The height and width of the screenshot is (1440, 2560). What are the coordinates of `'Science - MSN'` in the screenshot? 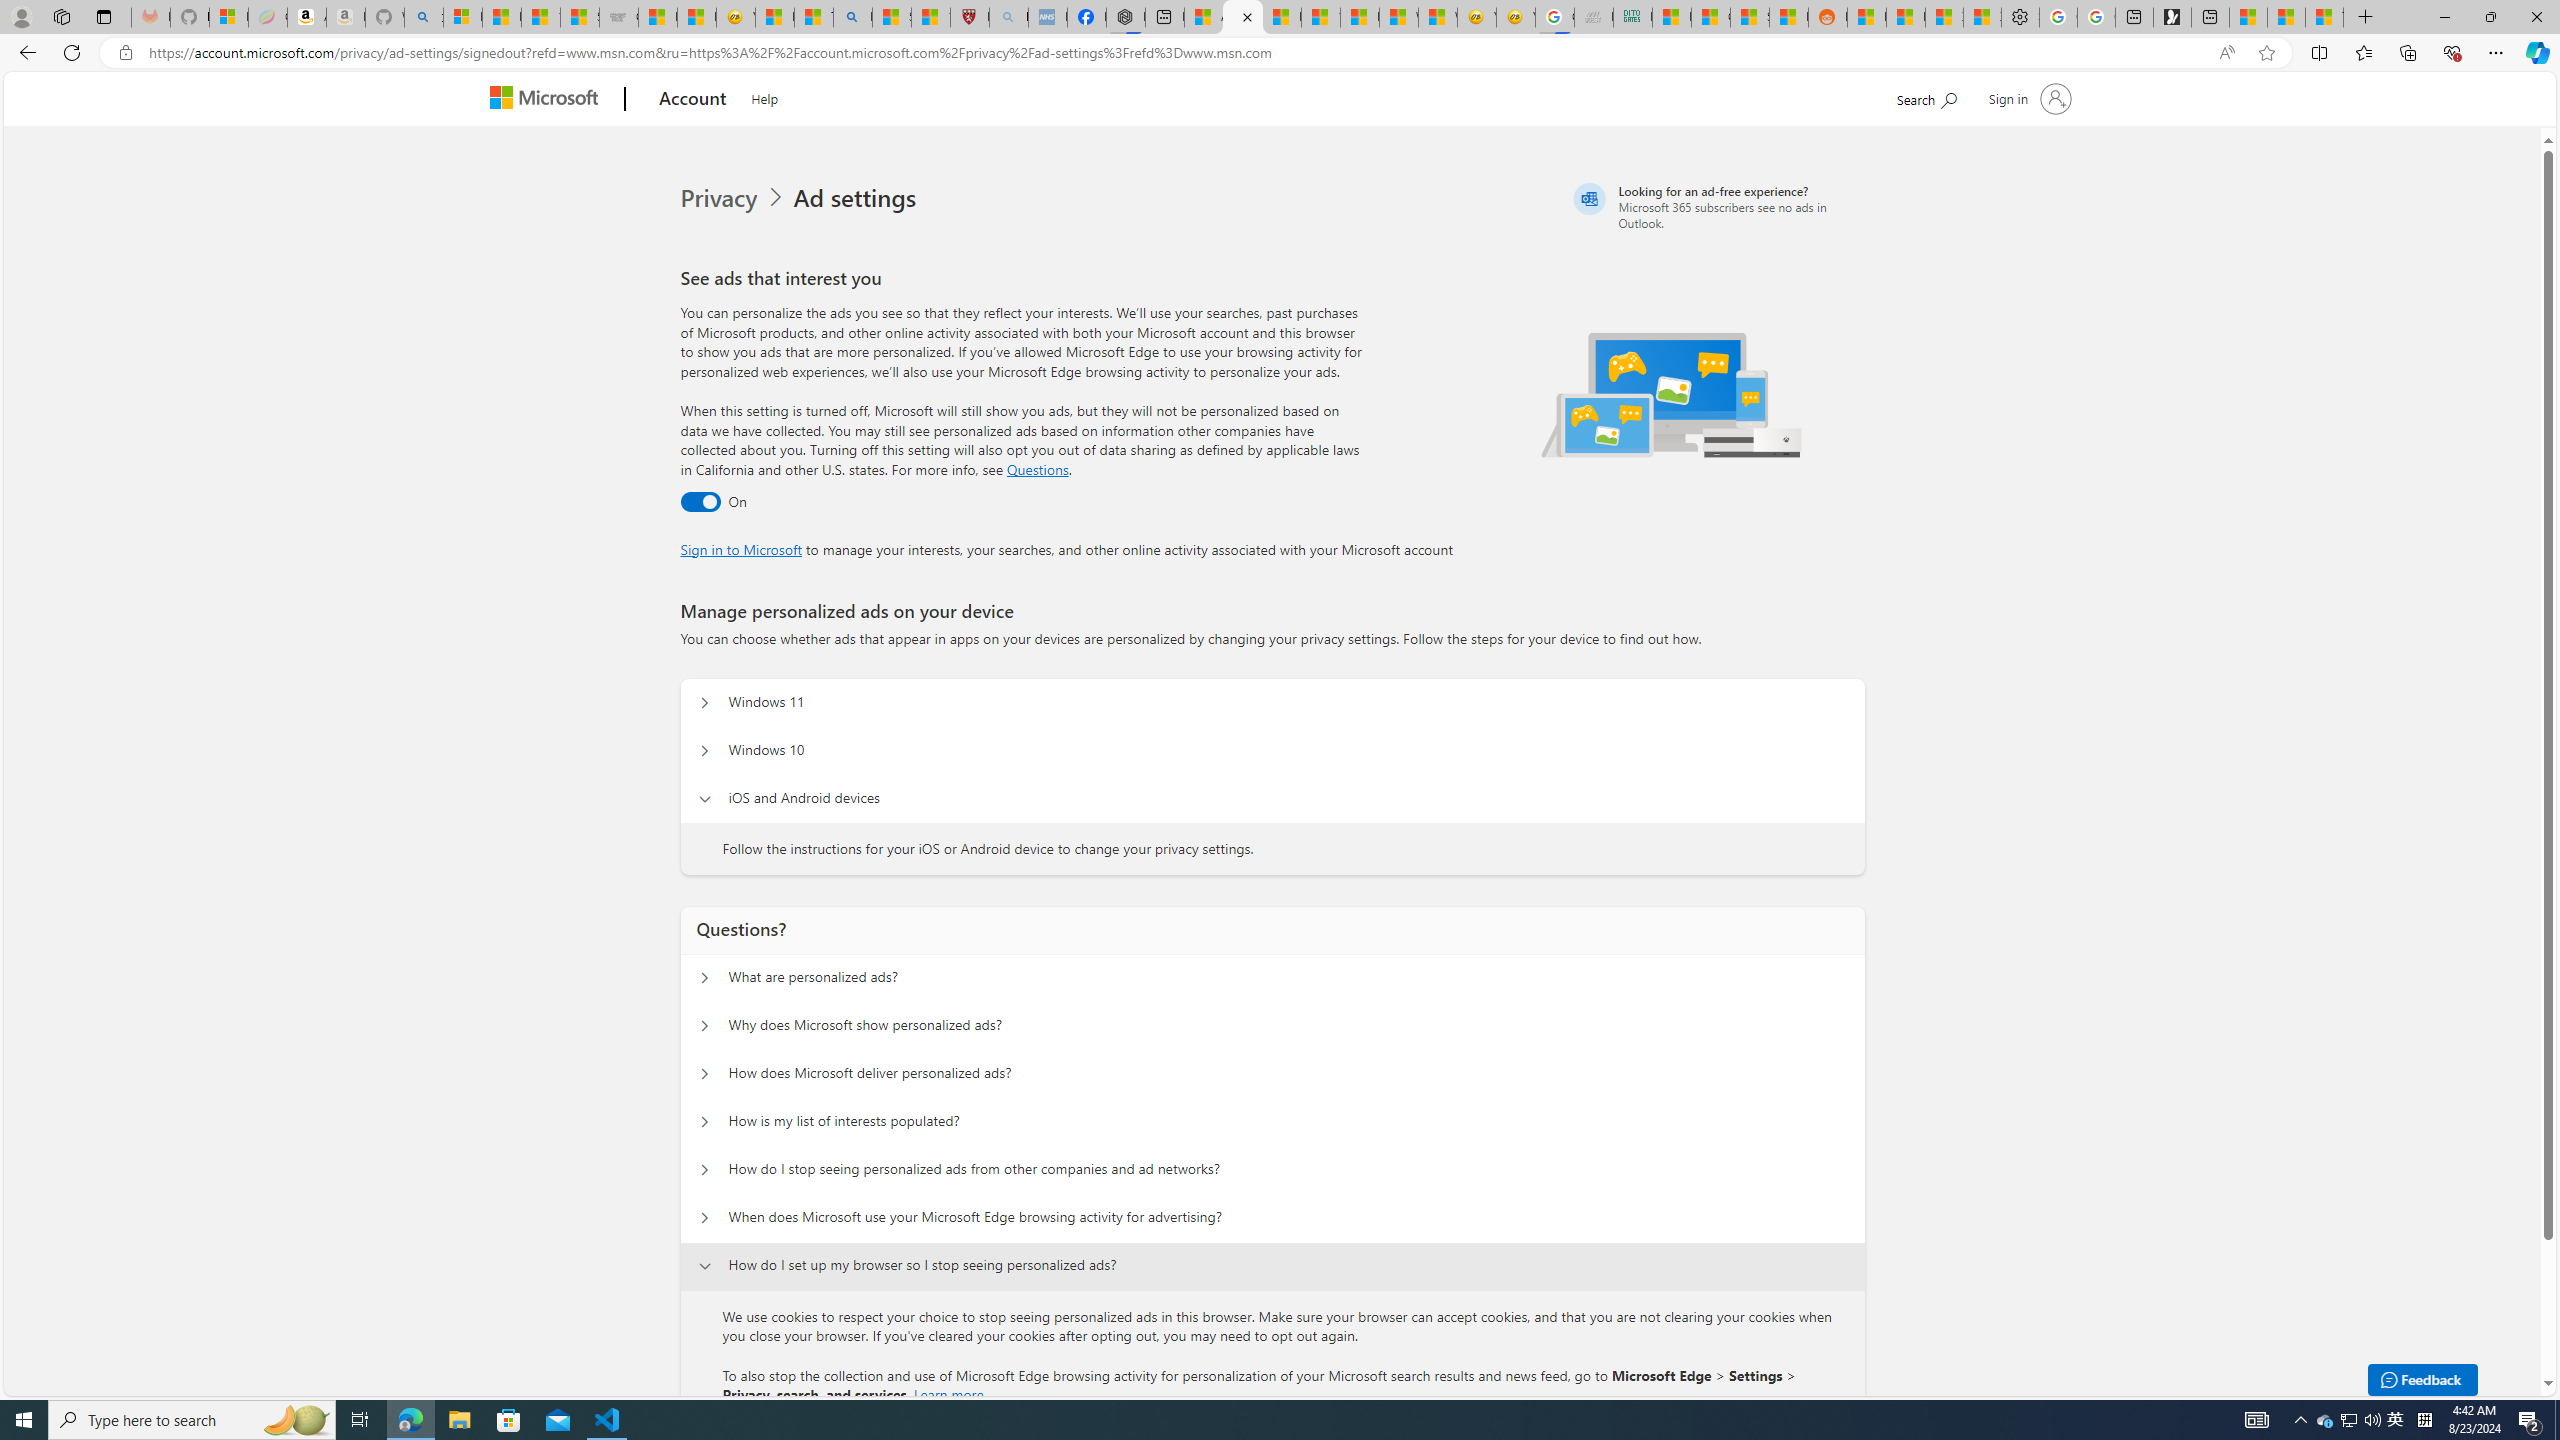 It's located at (892, 16).